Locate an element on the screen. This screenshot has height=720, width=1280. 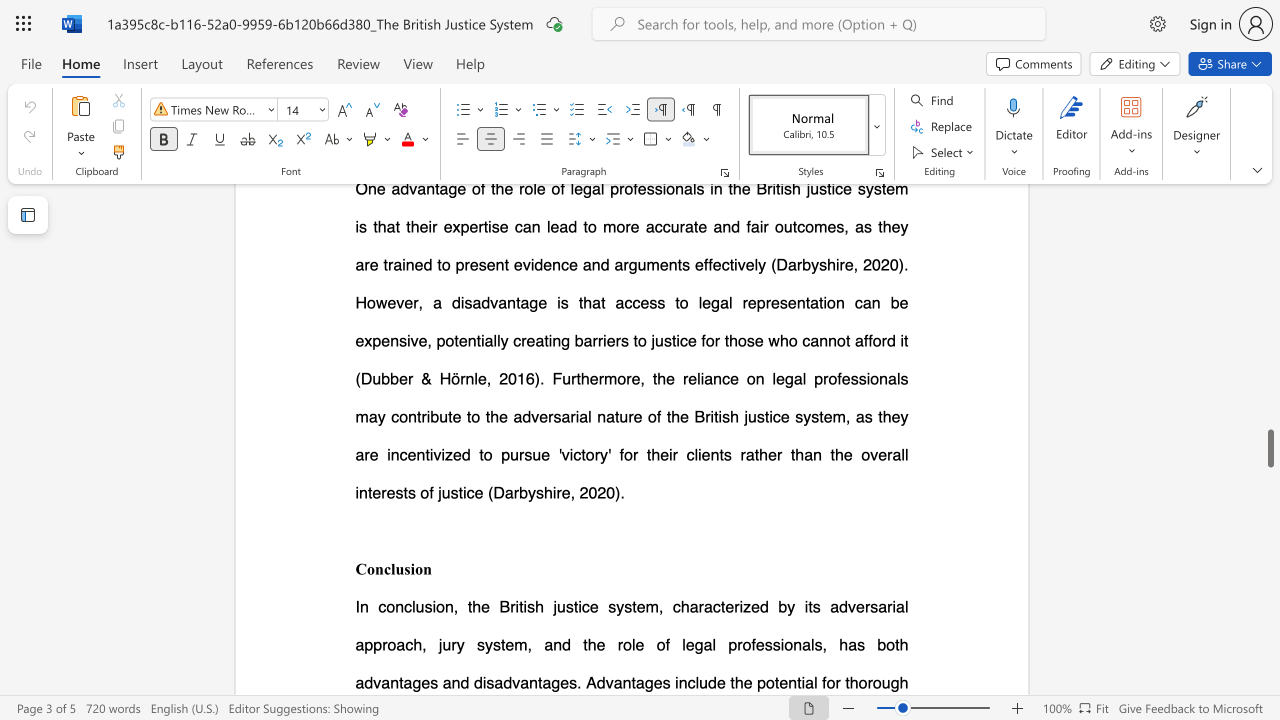
the page's right scrollbar for upward movement is located at coordinates (1269, 390).